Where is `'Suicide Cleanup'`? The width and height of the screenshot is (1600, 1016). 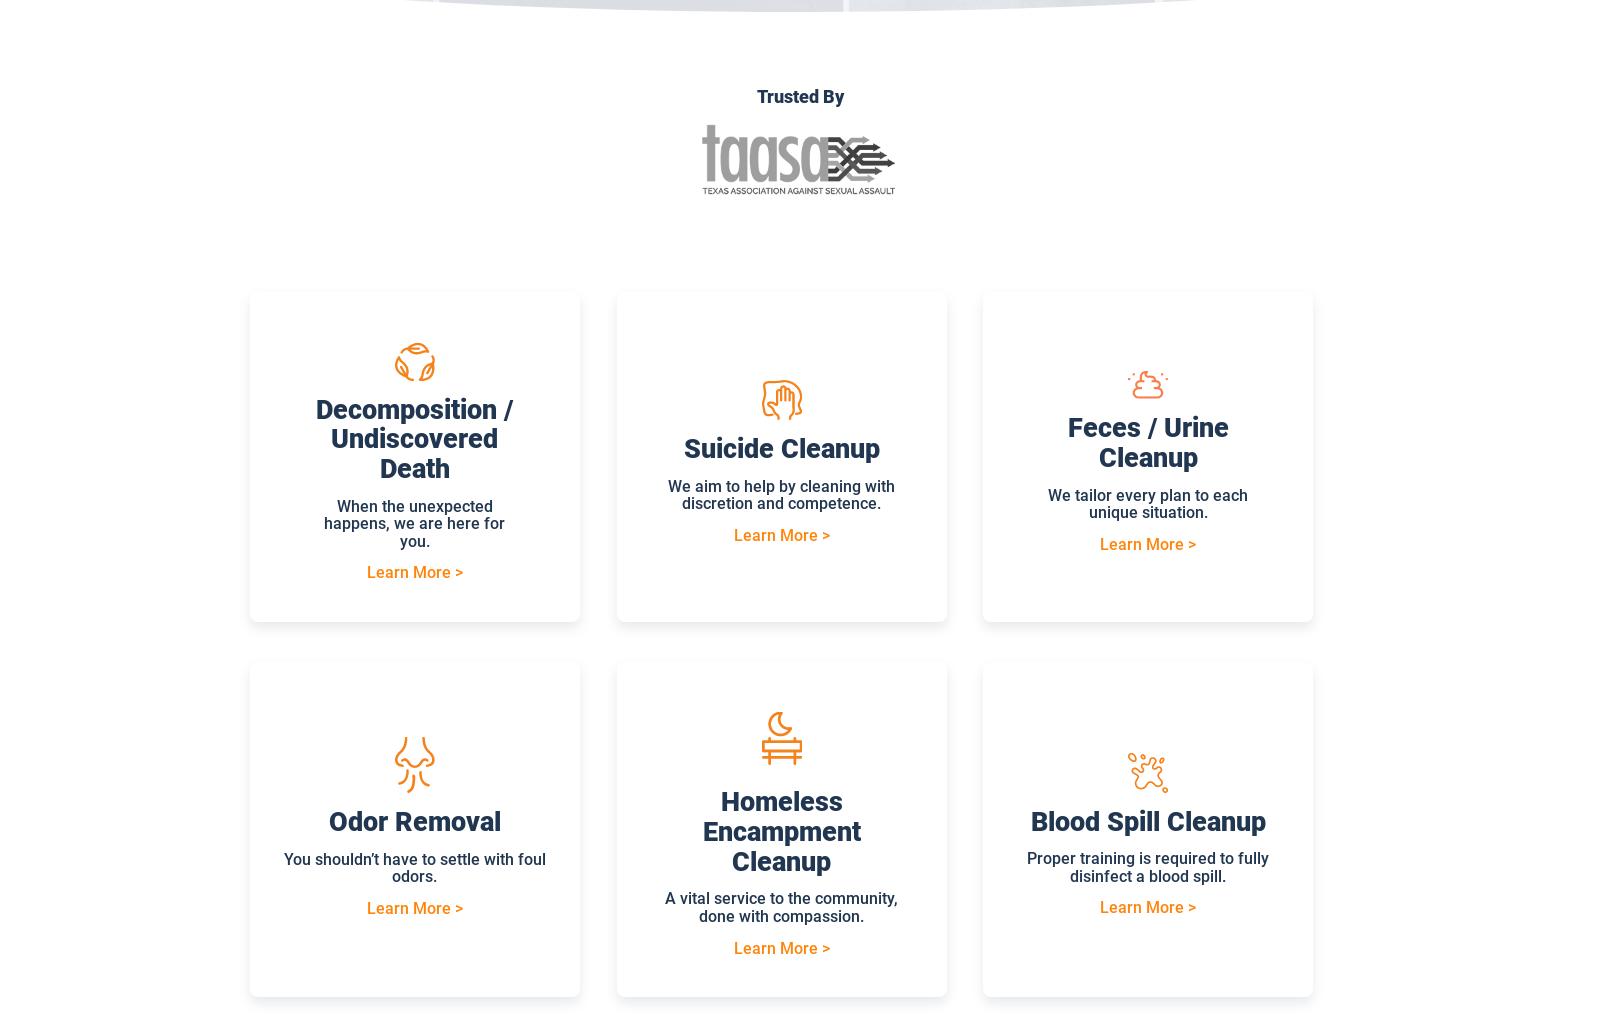 'Suicide Cleanup' is located at coordinates (683, 448).